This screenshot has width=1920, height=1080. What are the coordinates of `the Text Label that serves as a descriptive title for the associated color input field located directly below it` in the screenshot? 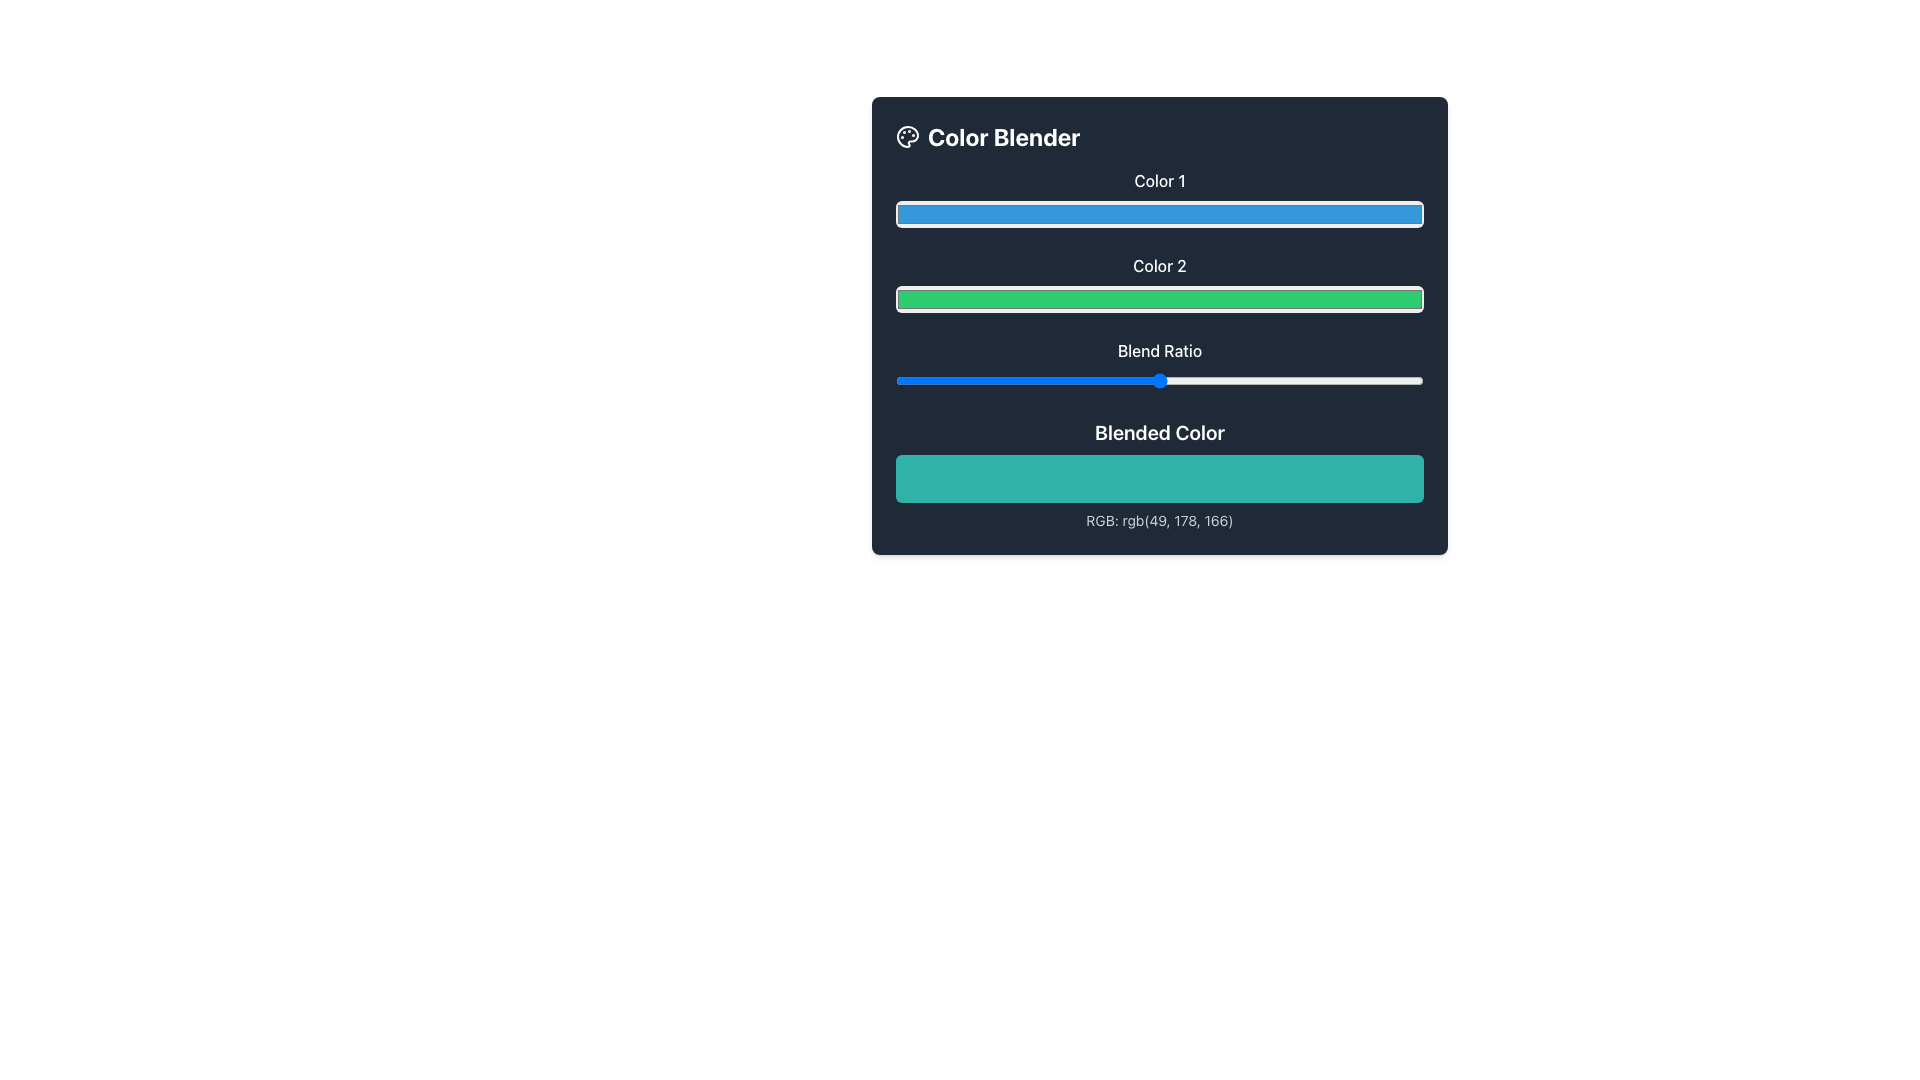 It's located at (1160, 181).